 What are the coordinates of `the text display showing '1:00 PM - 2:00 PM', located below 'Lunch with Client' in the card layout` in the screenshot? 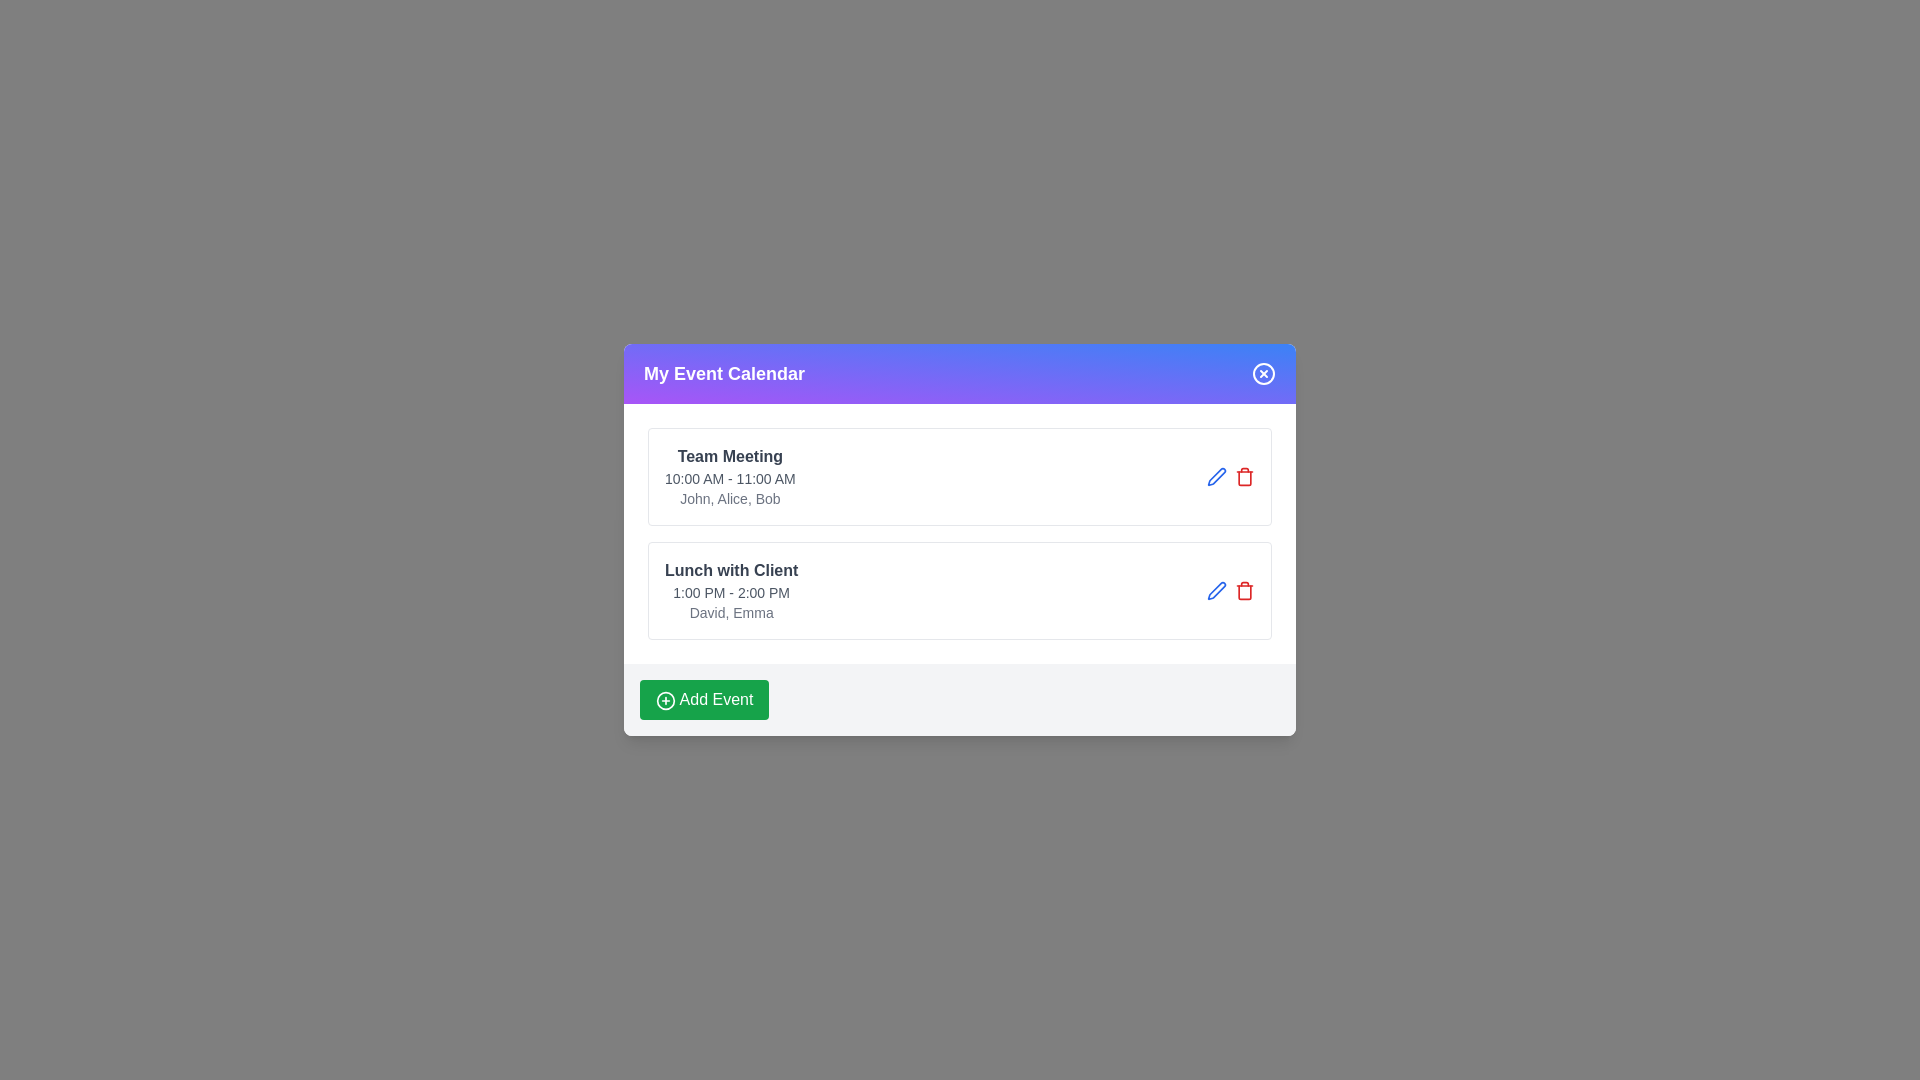 It's located at (730, 592).